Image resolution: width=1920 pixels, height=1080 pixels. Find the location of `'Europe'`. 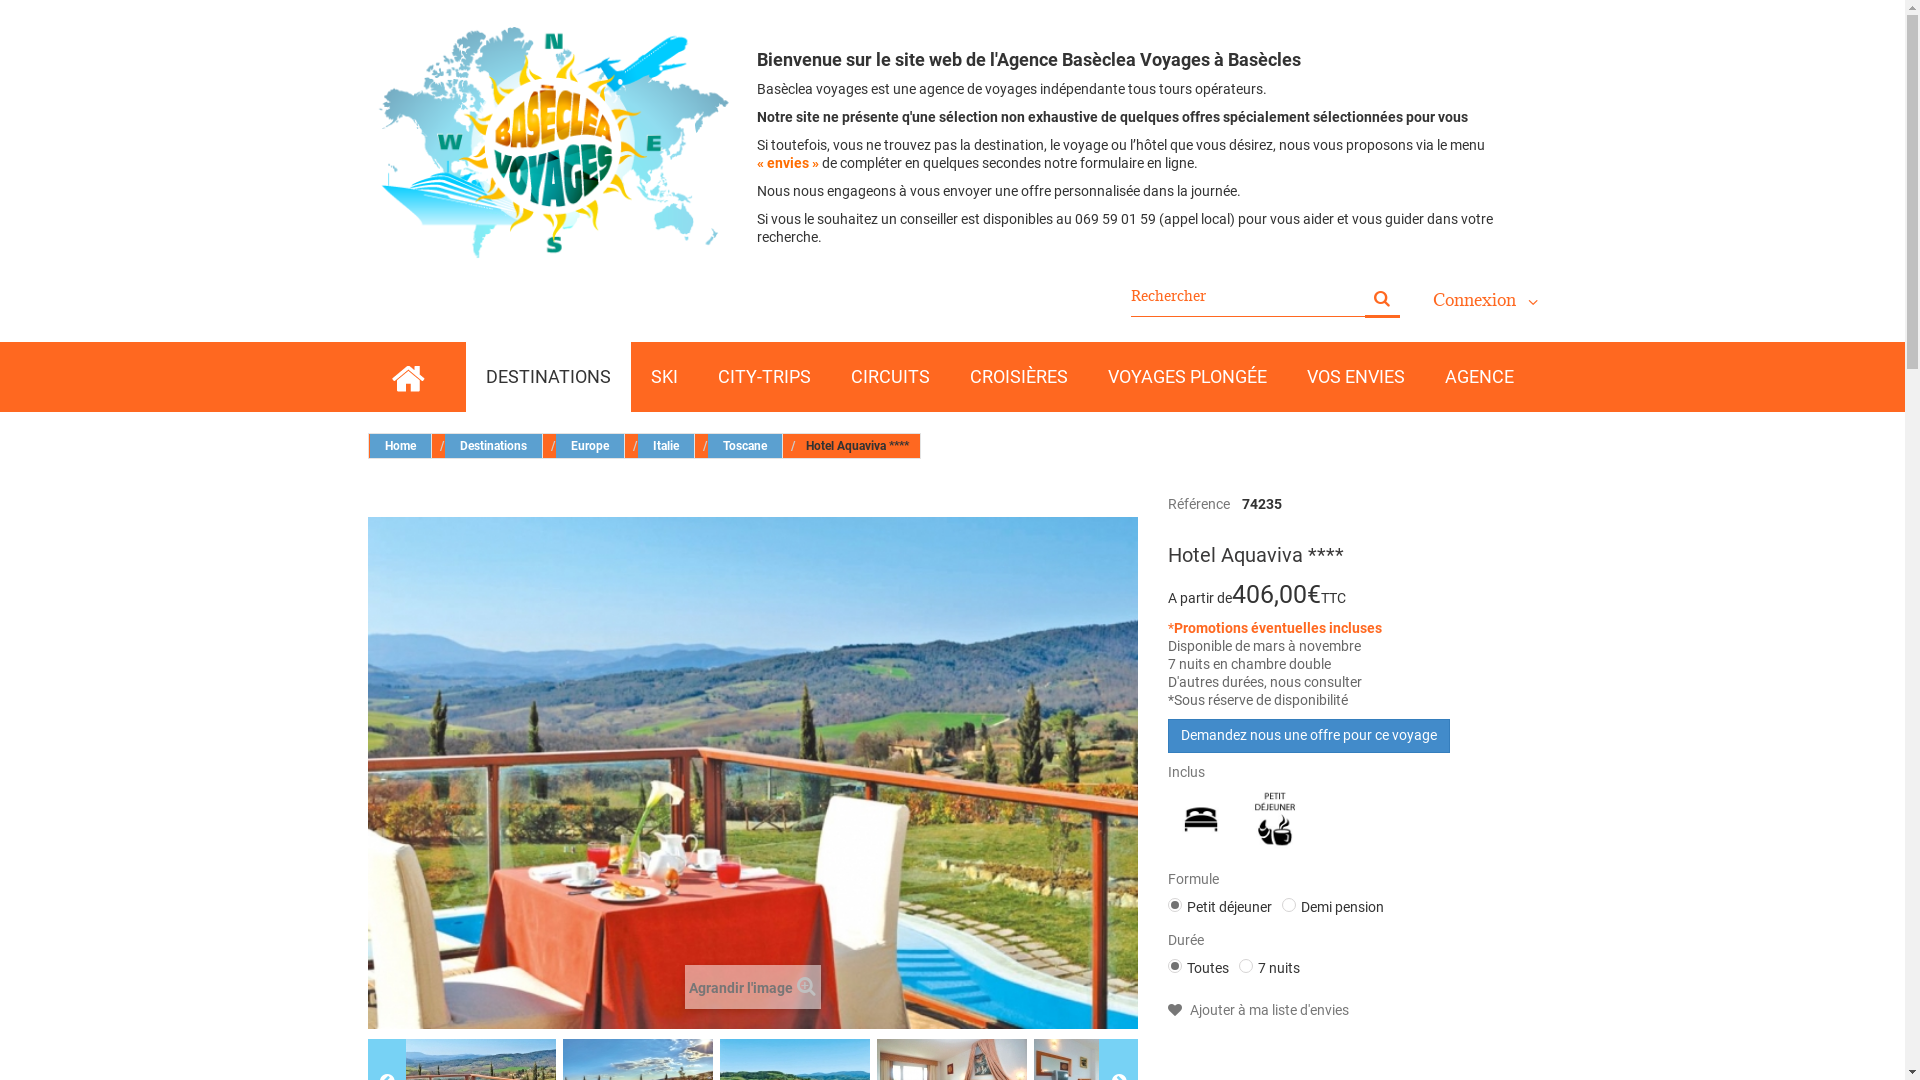

'Europe' is located at coordinates (589, 445).